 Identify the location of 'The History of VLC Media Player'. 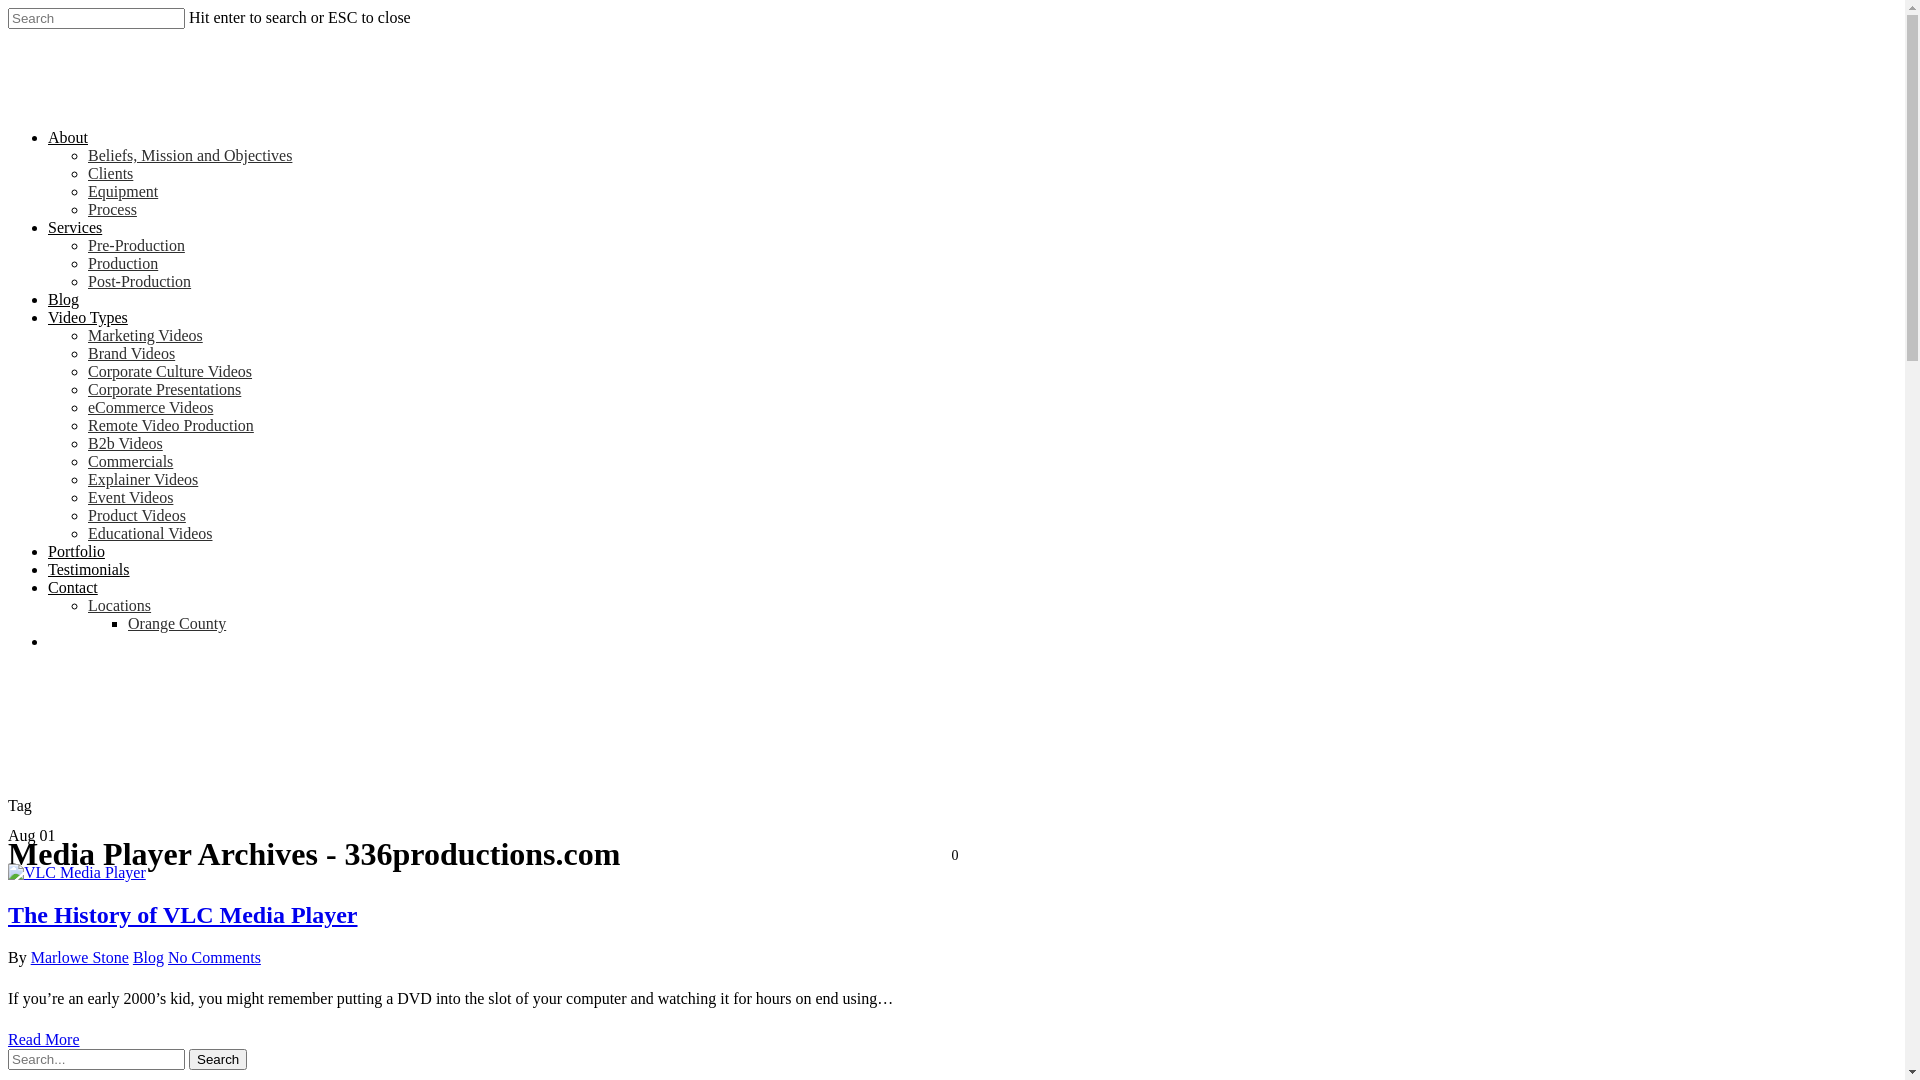
(182, 914).